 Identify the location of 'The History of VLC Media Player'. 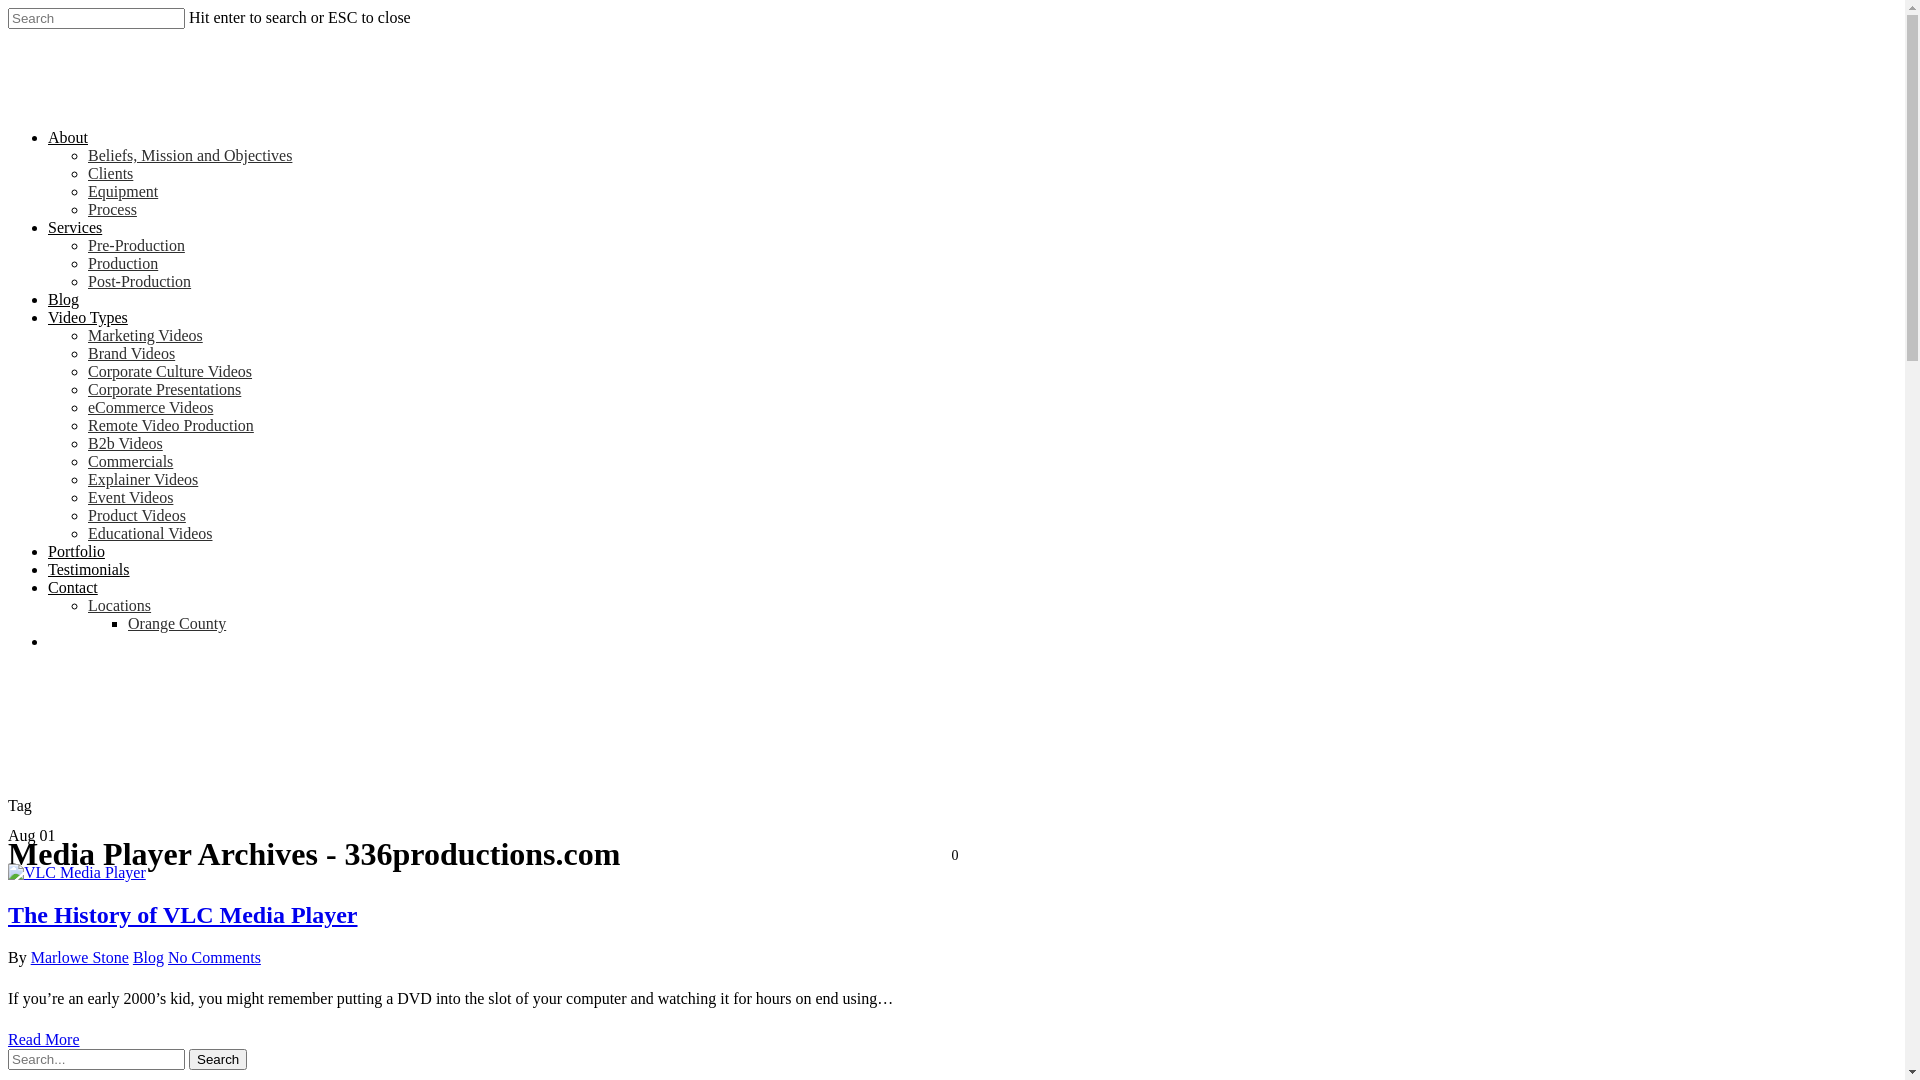
(182, 914).